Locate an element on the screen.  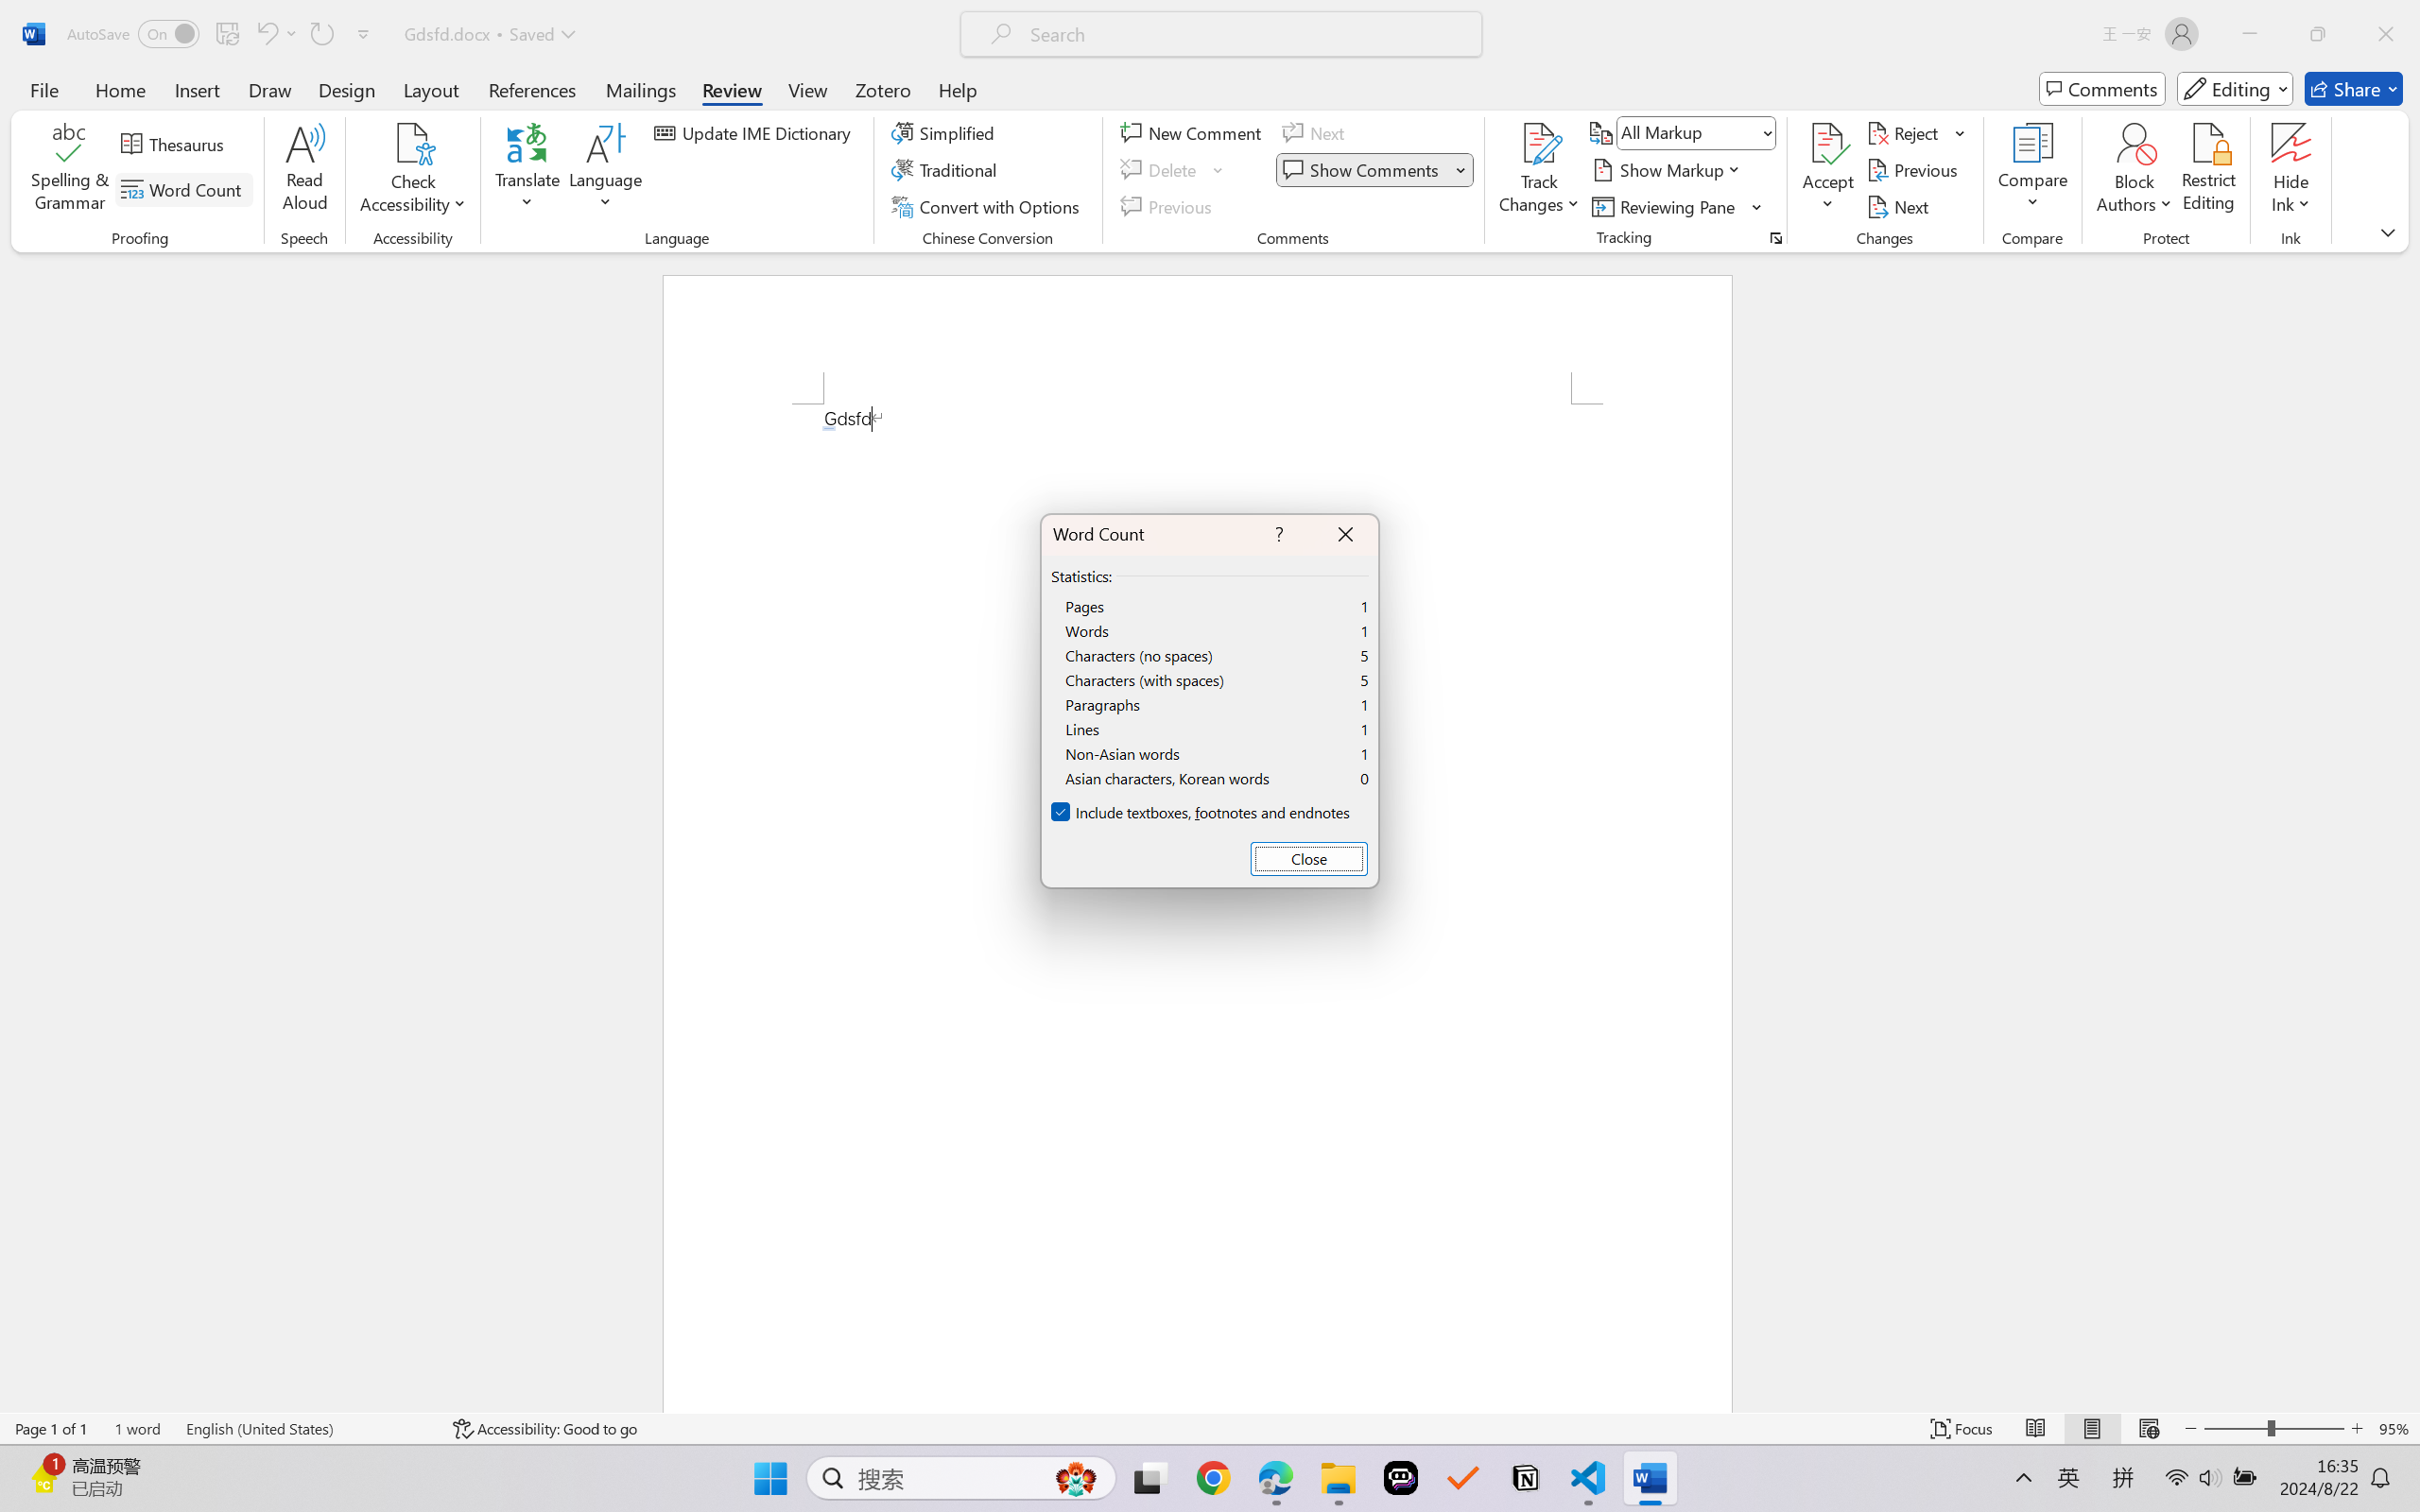
'Track Changes' is located at coordinates (1538, 143).